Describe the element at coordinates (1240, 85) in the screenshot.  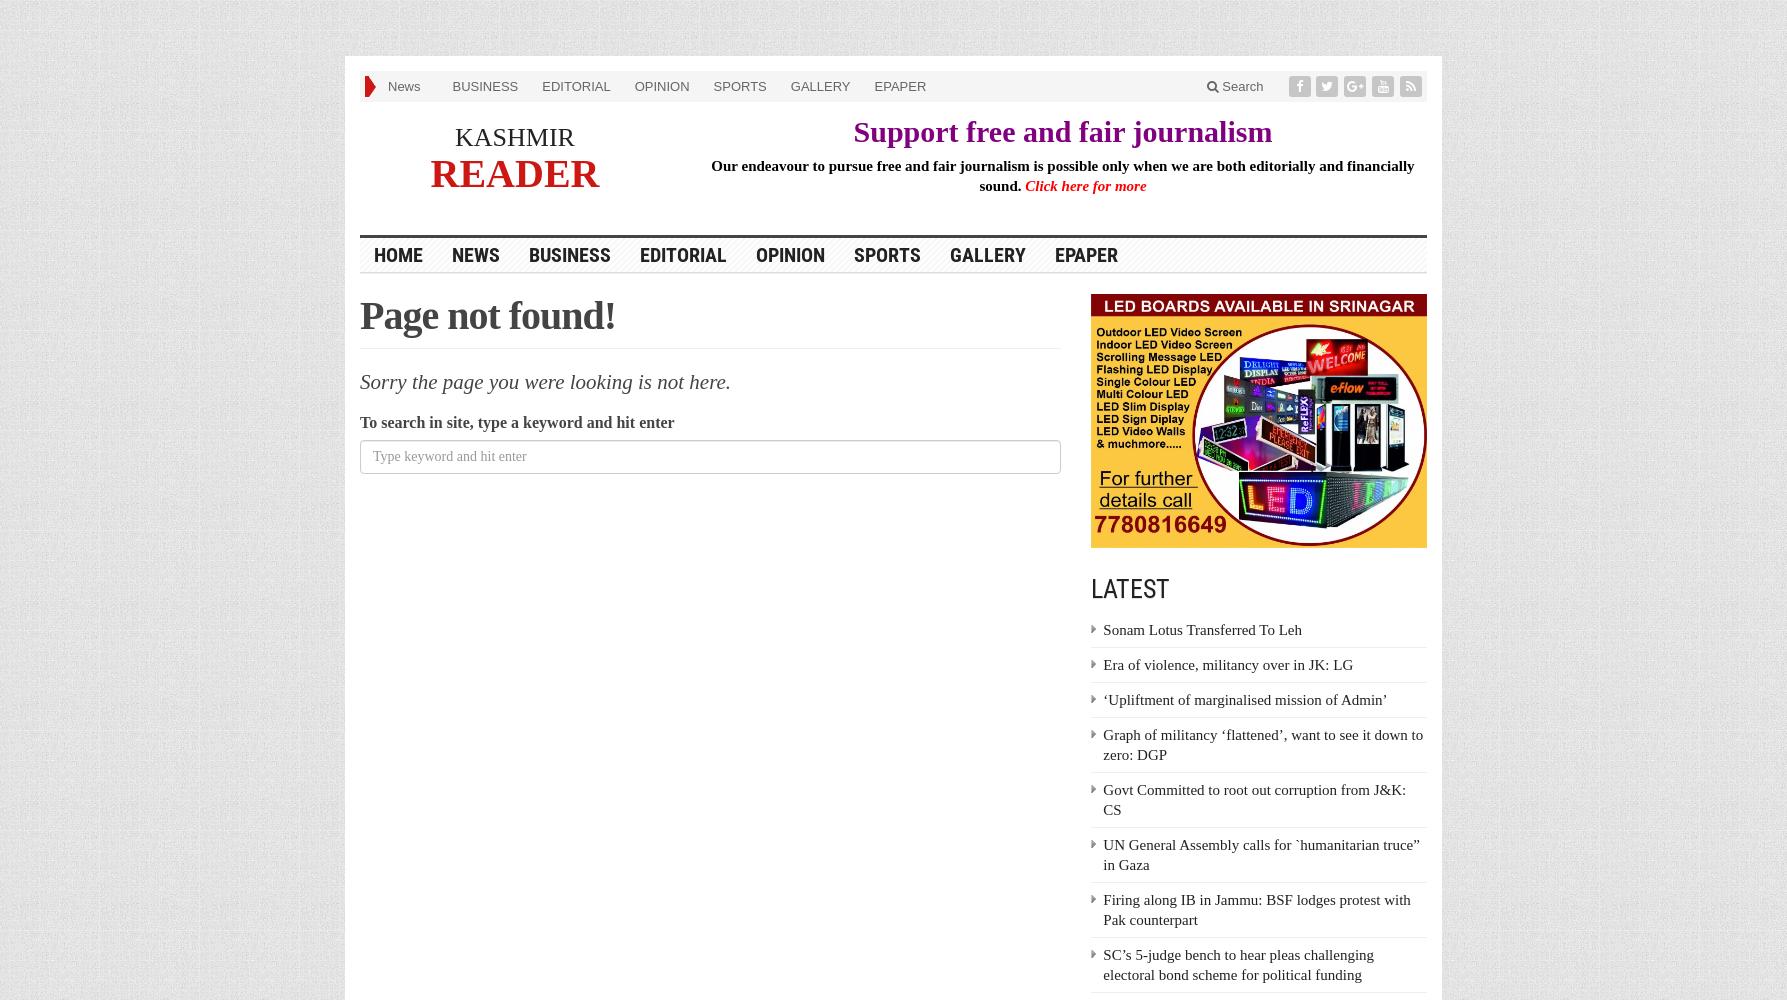
I see `'Search'` at that location.